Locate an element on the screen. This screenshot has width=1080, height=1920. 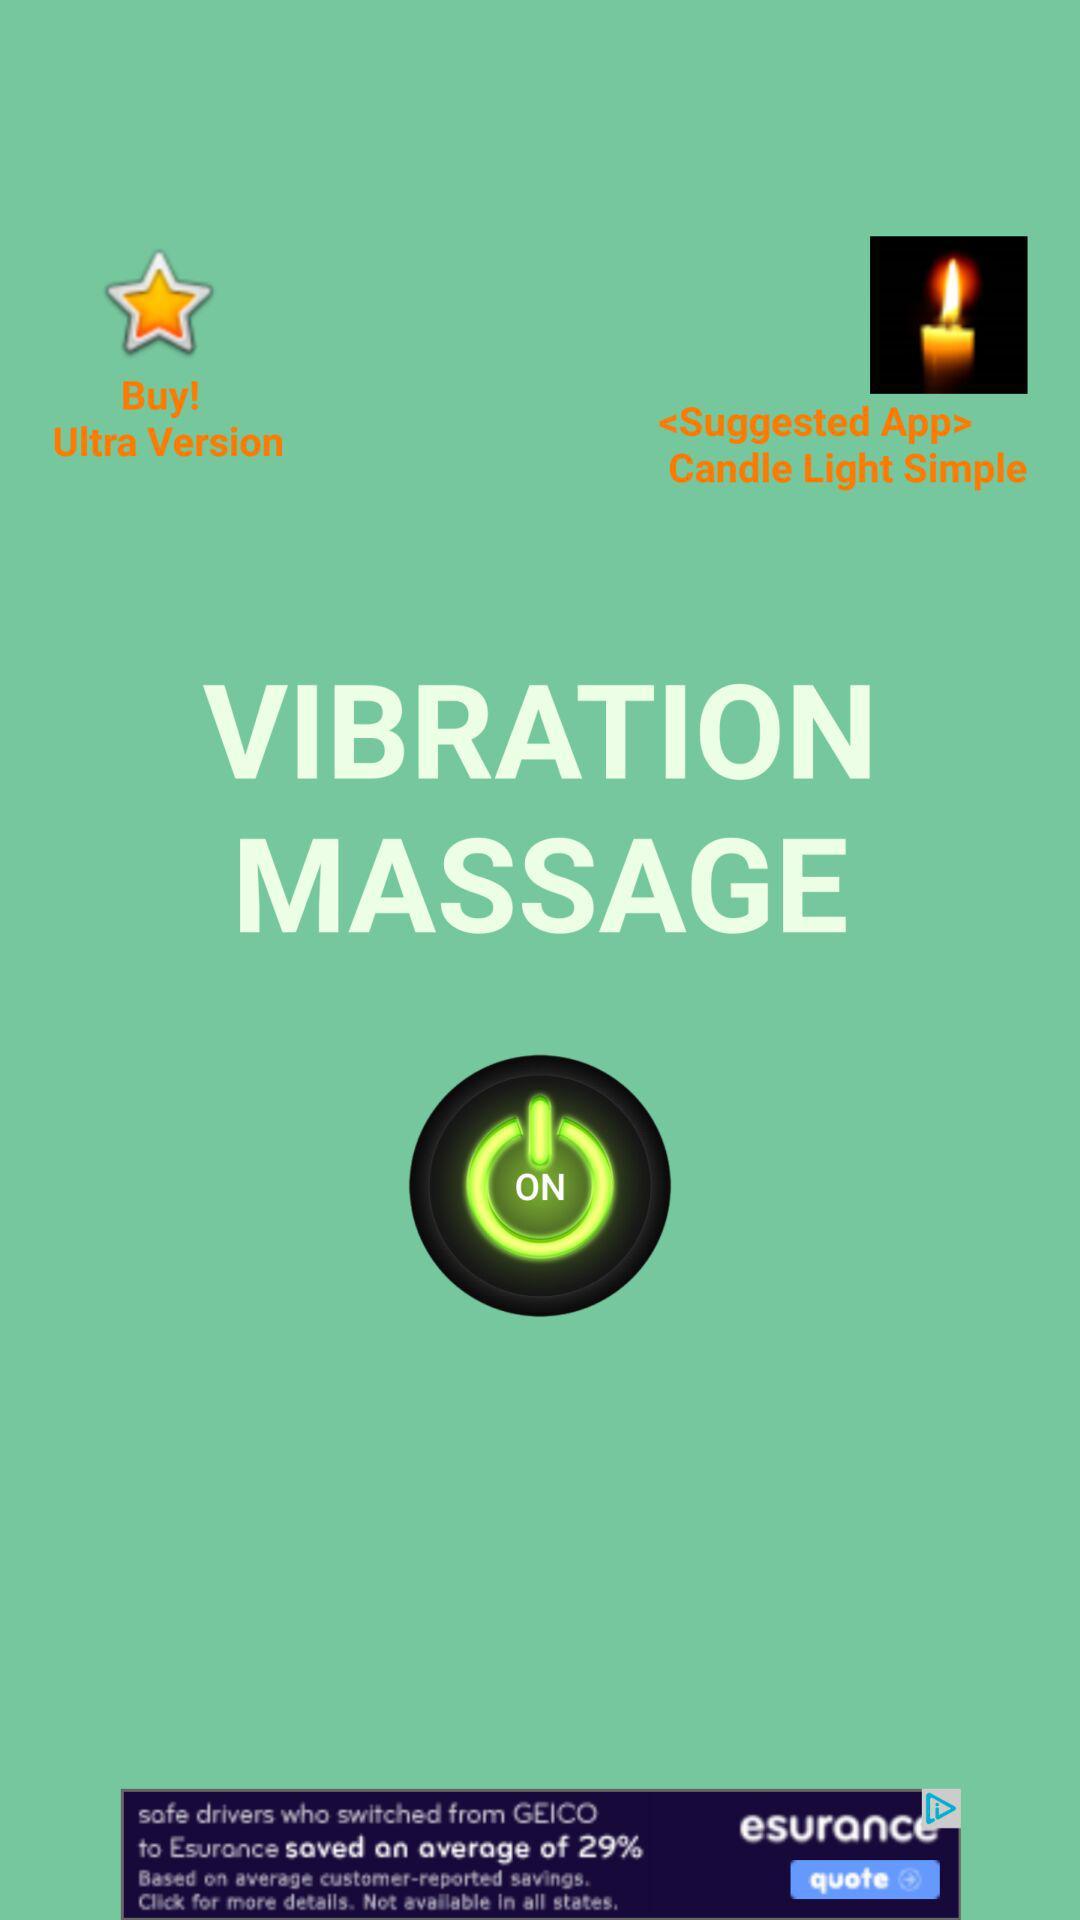
open advertisement is located at coordinates (947, 314).